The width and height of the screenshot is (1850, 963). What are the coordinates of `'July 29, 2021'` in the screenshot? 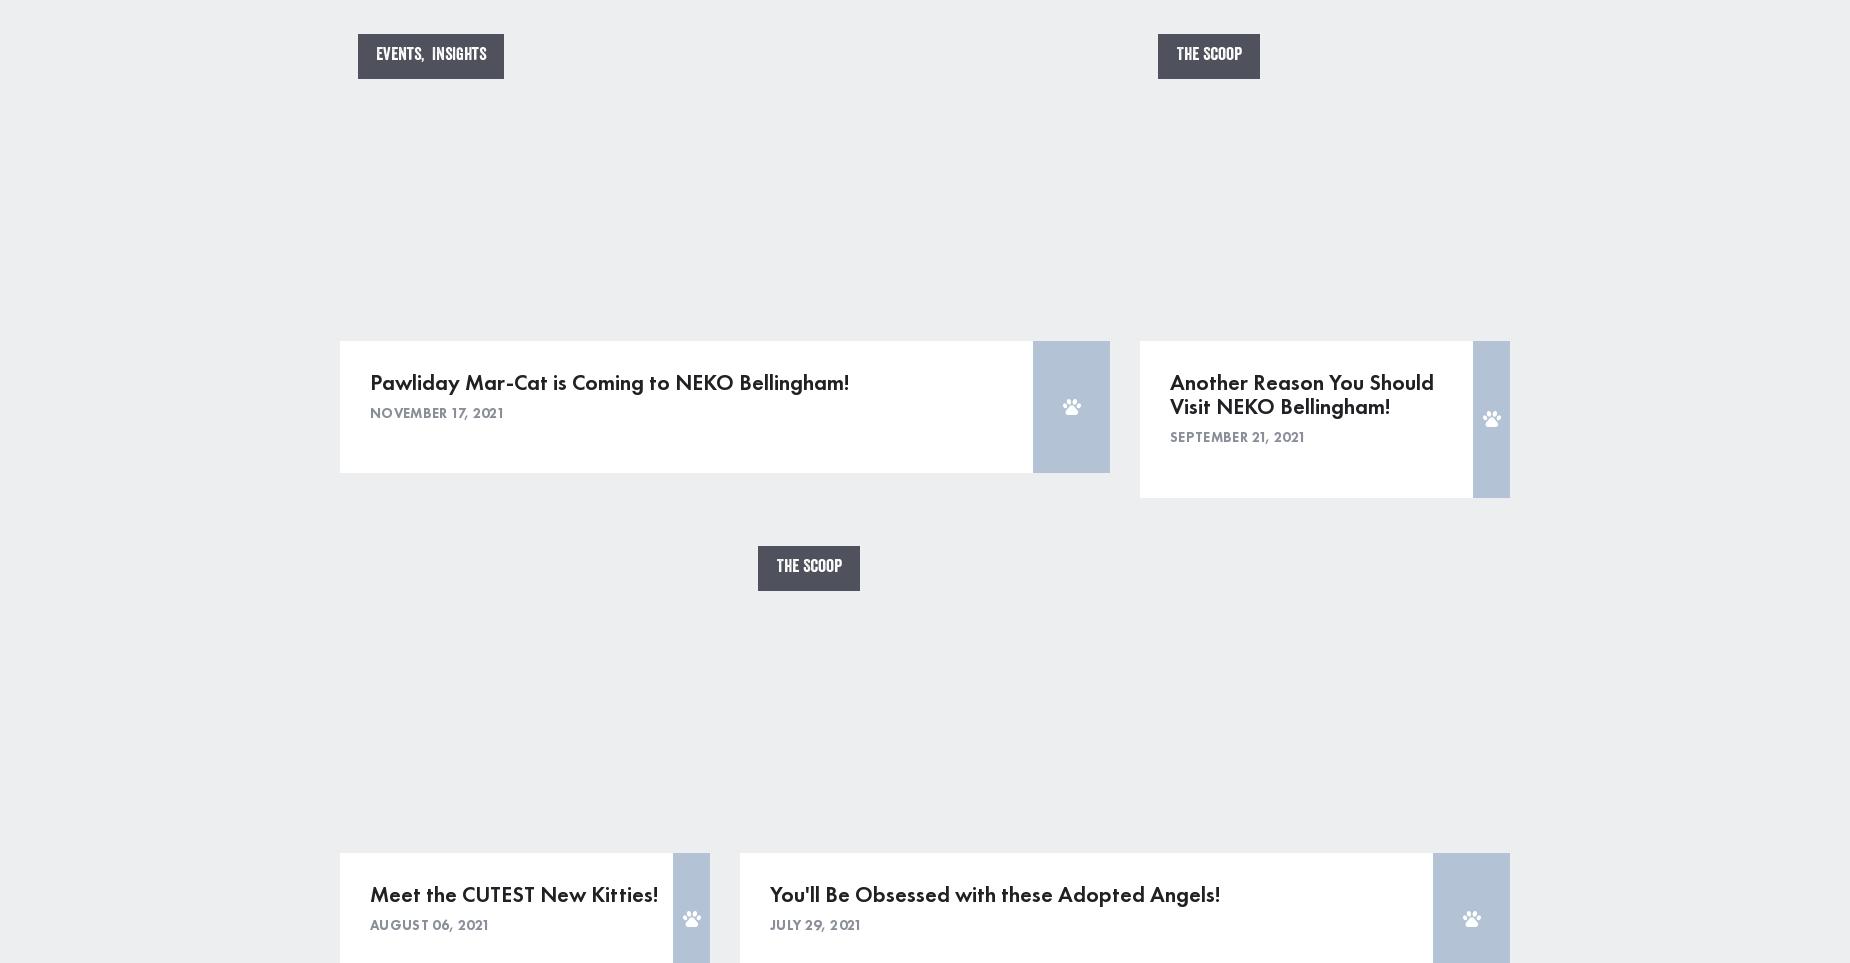 It's located at (816, 923).